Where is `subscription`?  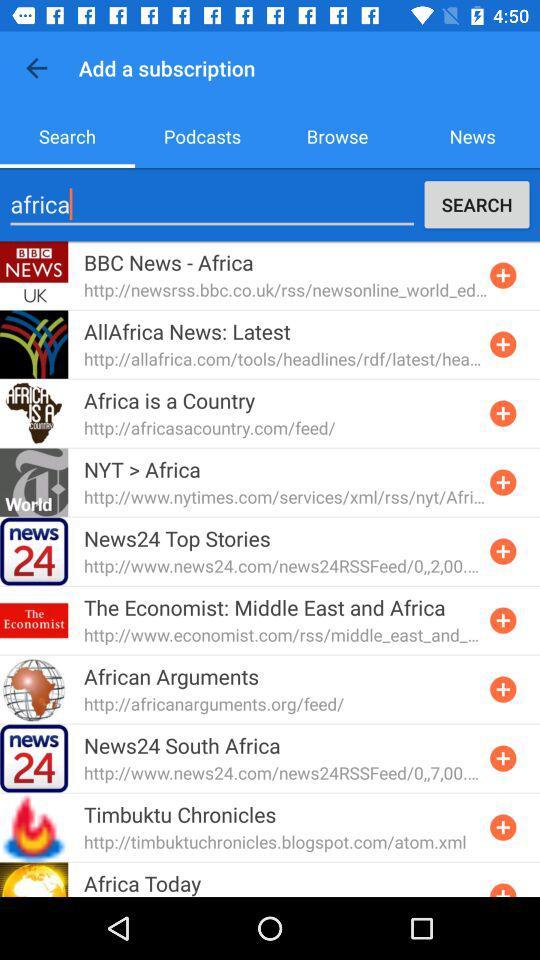 subscription is located at coordinates (502, 827).